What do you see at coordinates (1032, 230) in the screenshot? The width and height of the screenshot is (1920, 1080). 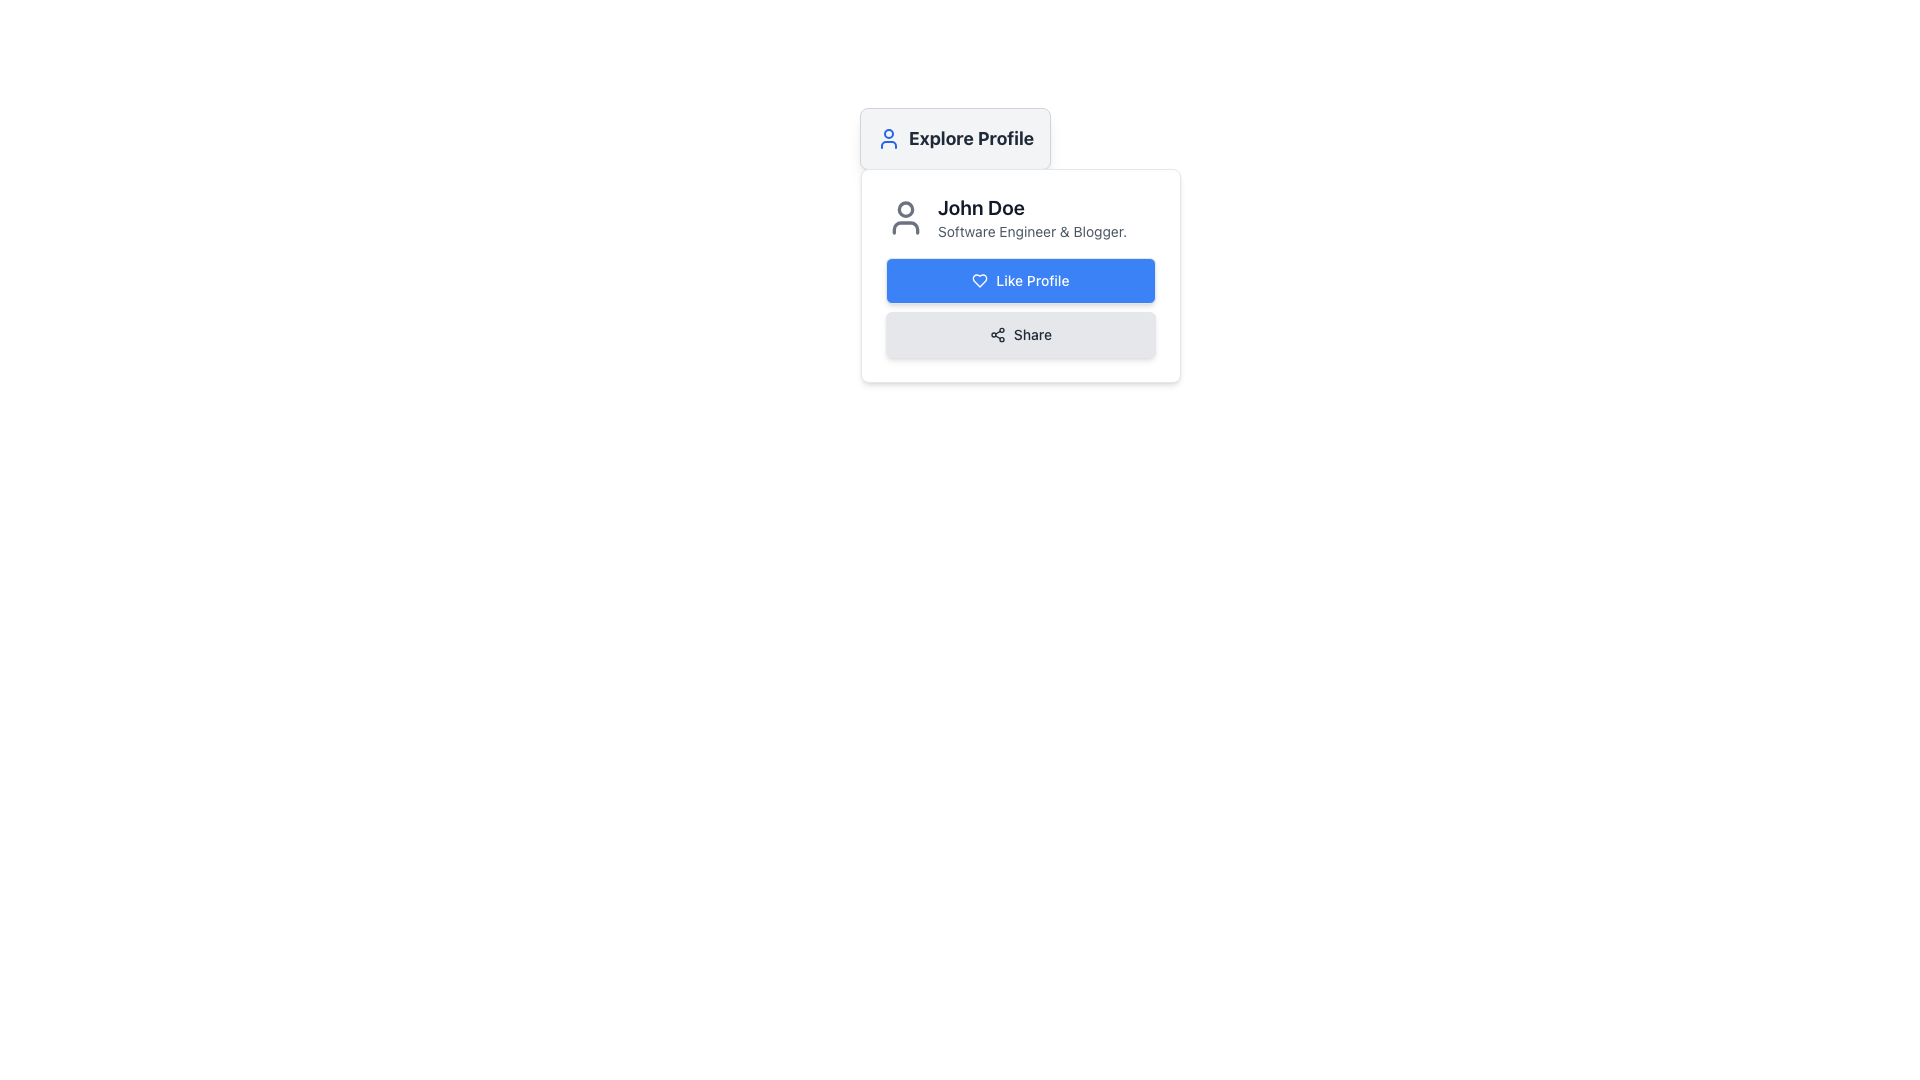 I see `the Text Display element that provides additional information about the user 'John Doe', positioned below the 'John Doe' text` at bounding box center [1032, 230].